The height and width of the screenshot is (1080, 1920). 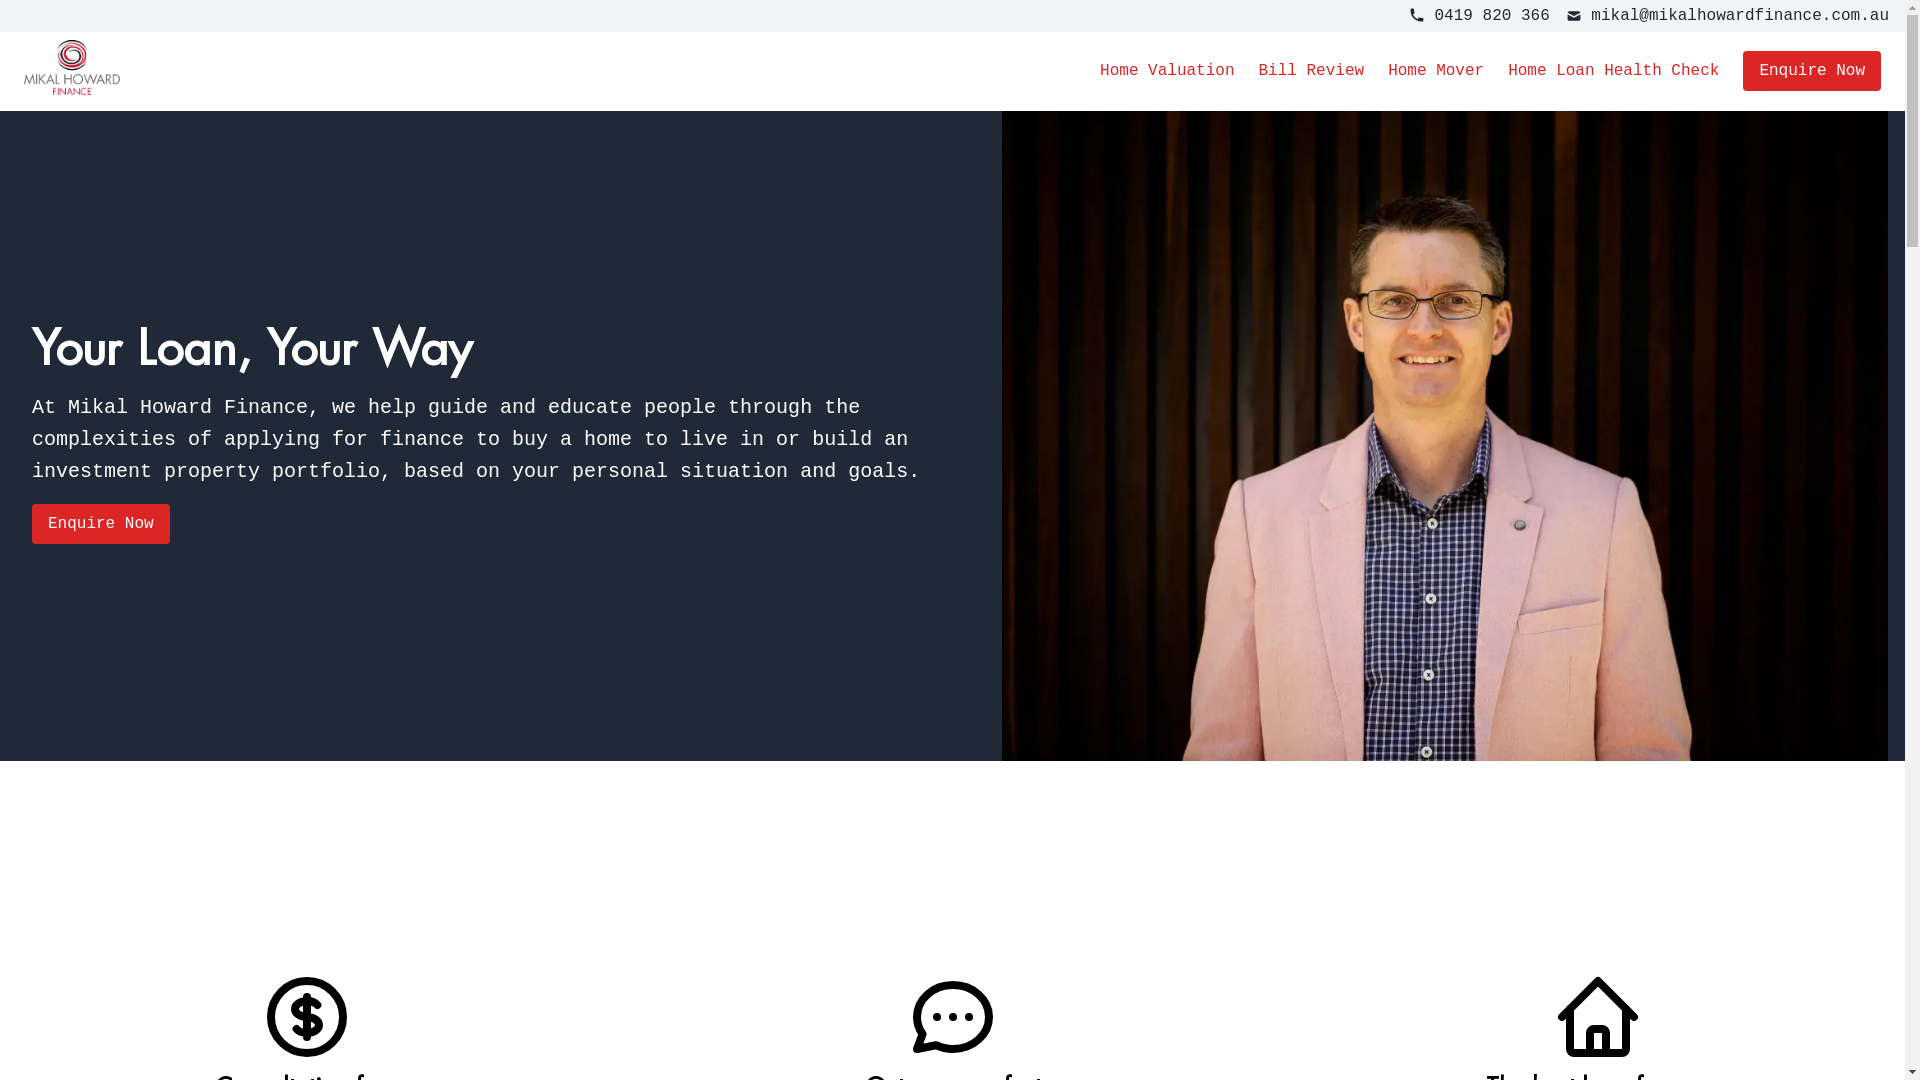 What do you see at coordinates (1408, 15) in the screenshot?
I see `'0419 820 366'` at bounding box center [1408, 15].